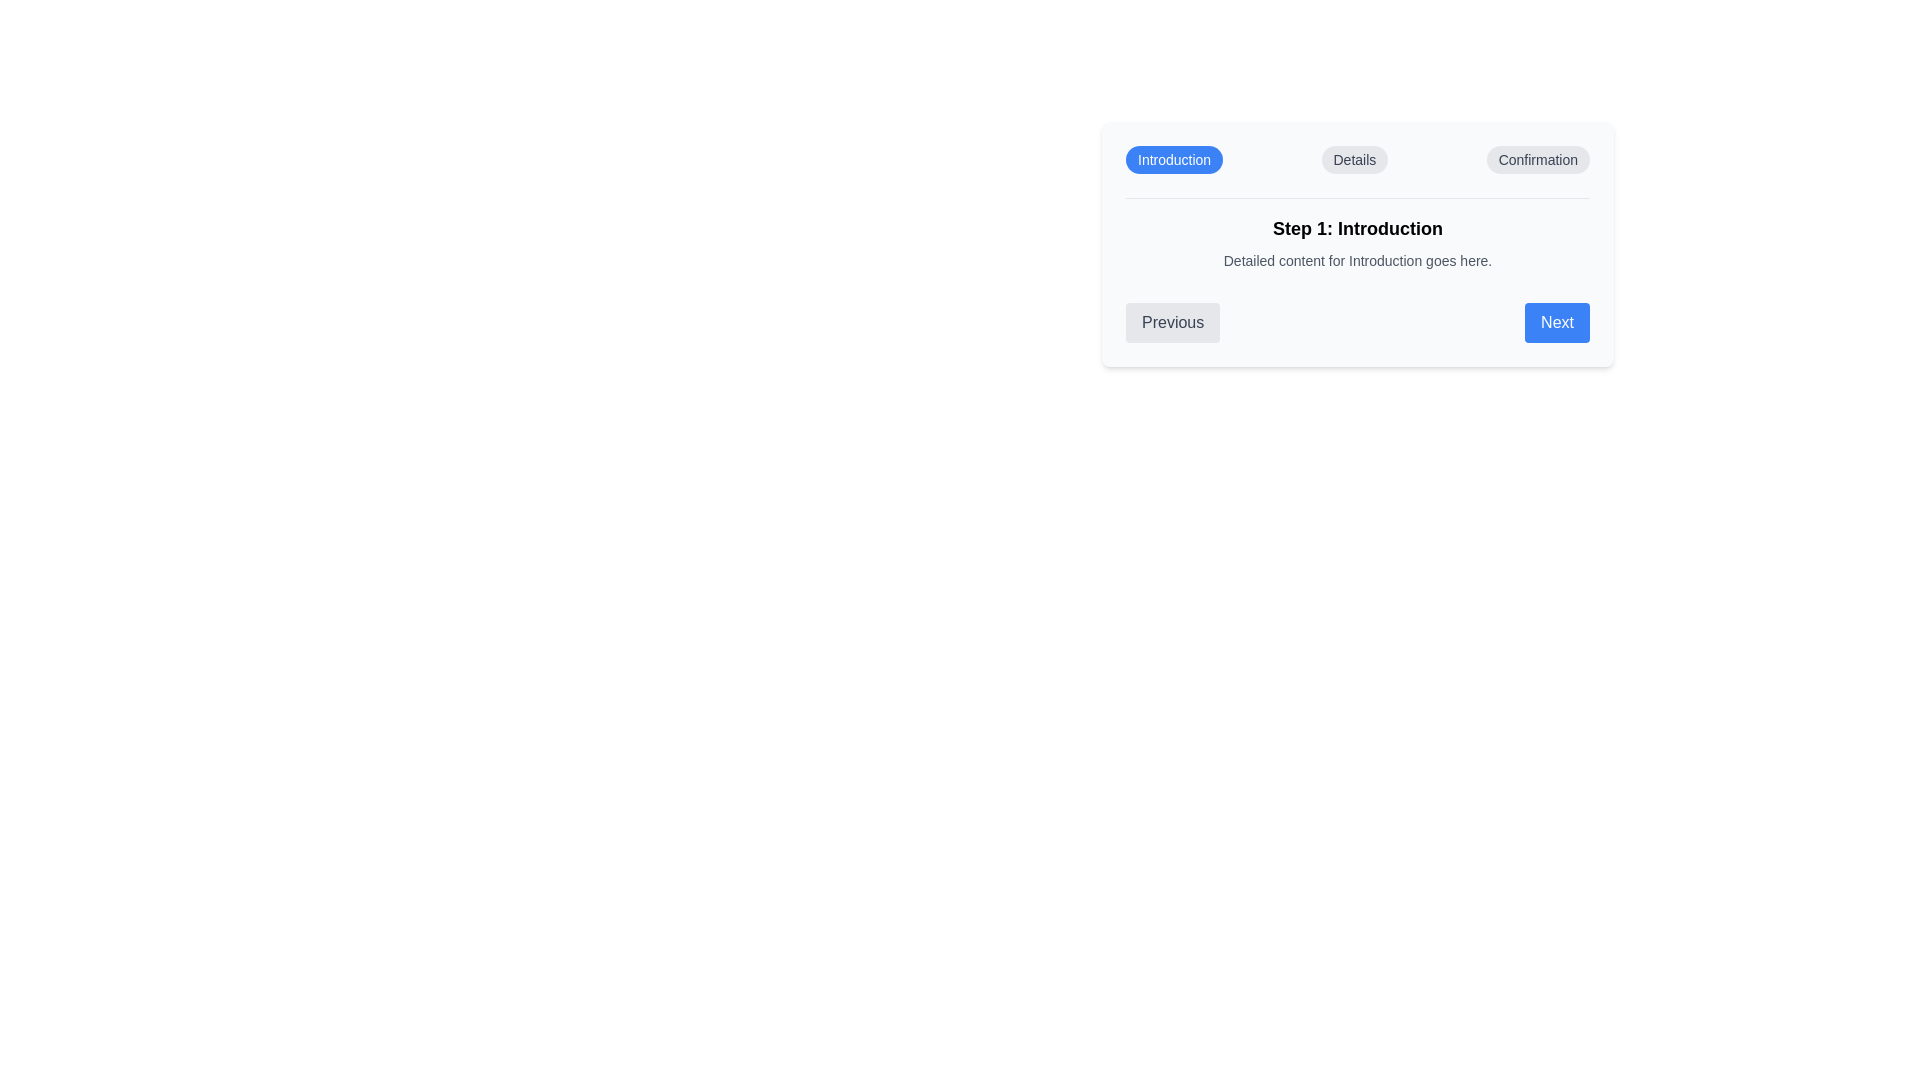  I want to click on 'Next' button to proceed to the next step, so click(1555, 322).